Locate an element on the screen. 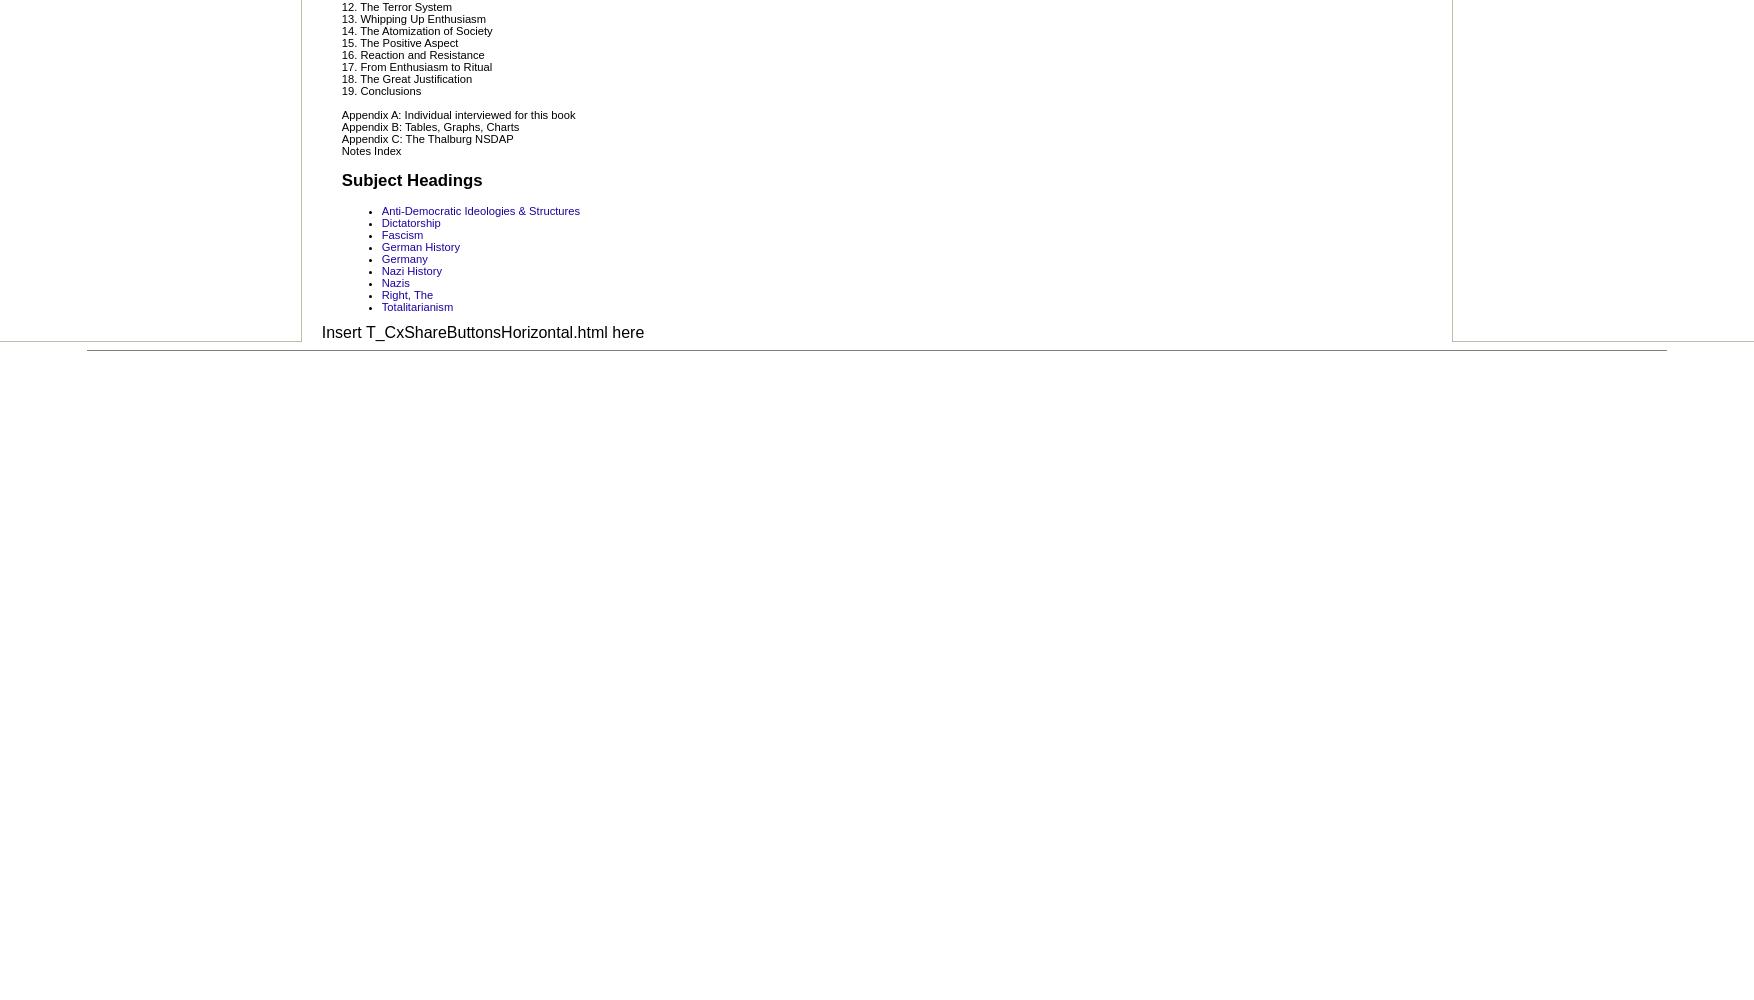 The height and width of the screenshot is (1000, 1754). 'Appendix C:  The Thalburg NSDAP' is located at coordinates (426, 139).